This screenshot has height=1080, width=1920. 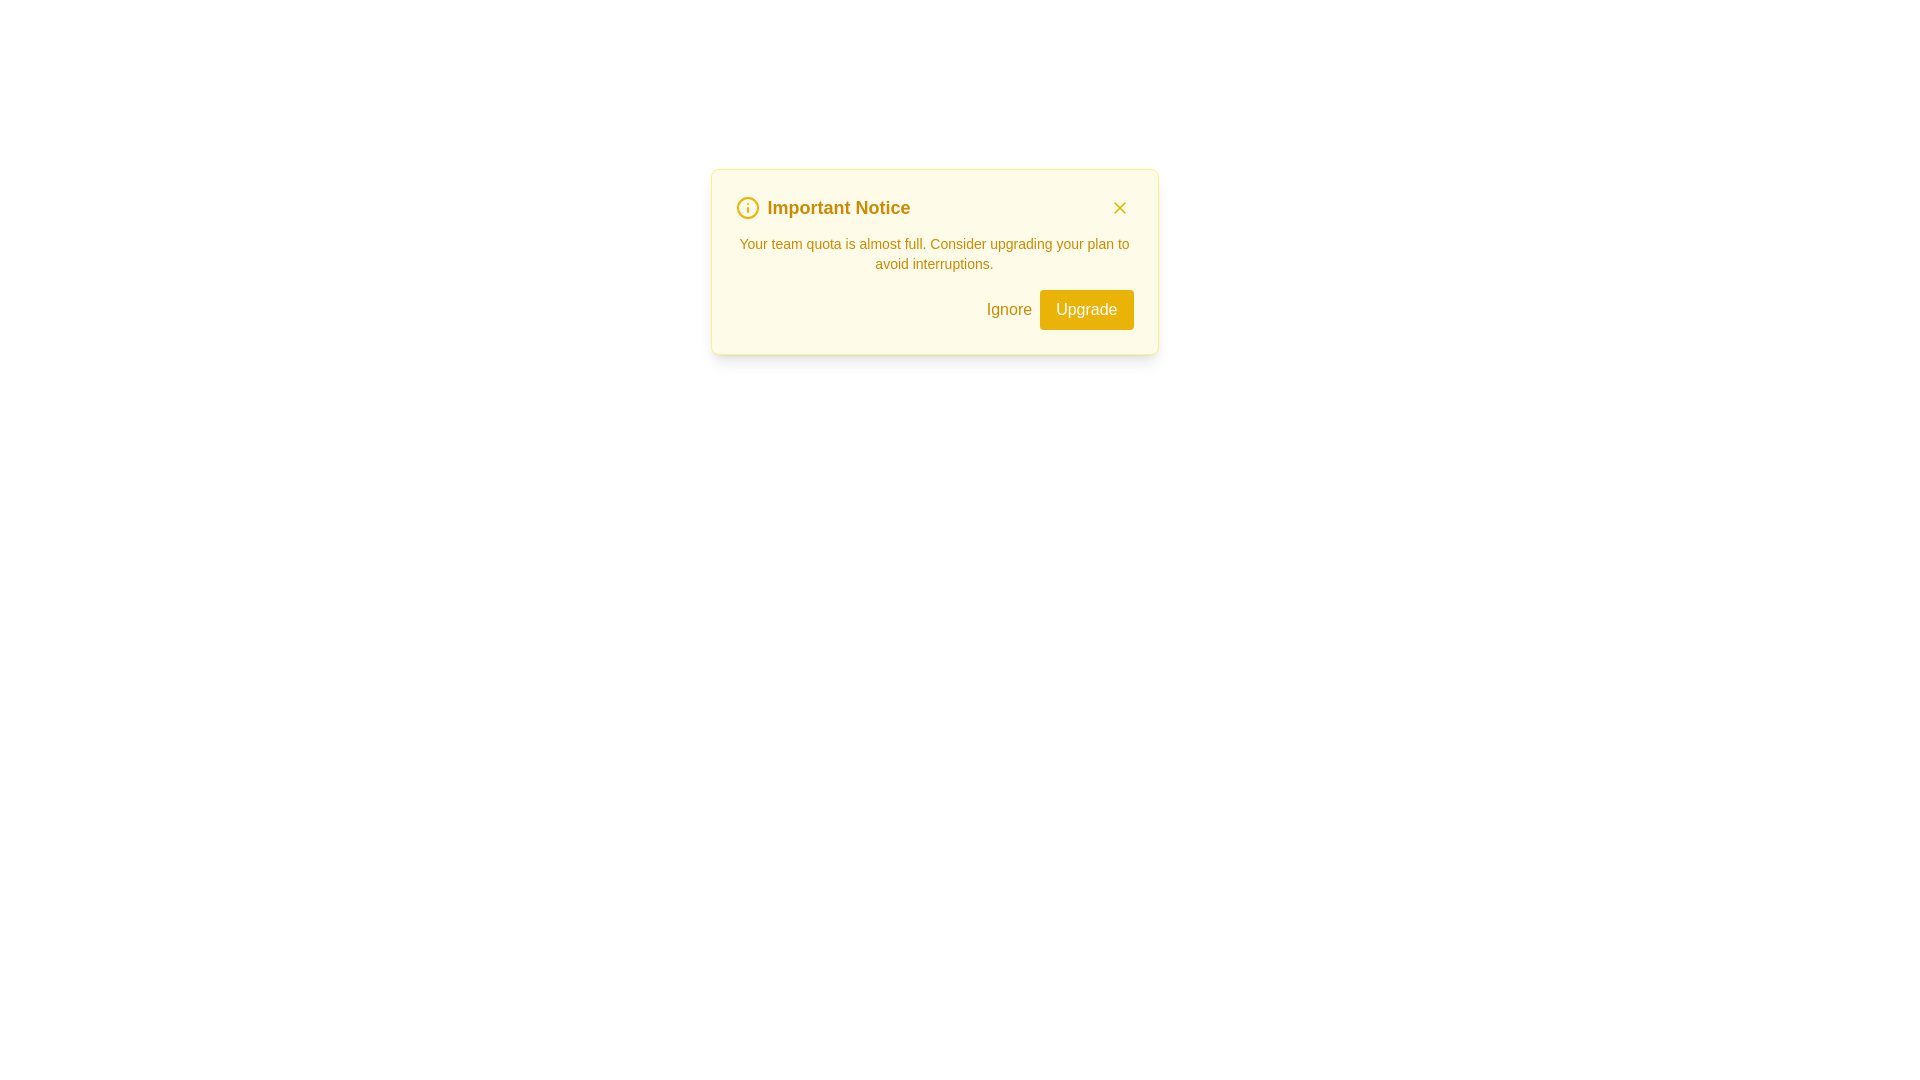 I want to click on circular information graphic icon with a yellow outline located to the left of the 'Important Notice' title in the notification window, so click(x=746, y=208).